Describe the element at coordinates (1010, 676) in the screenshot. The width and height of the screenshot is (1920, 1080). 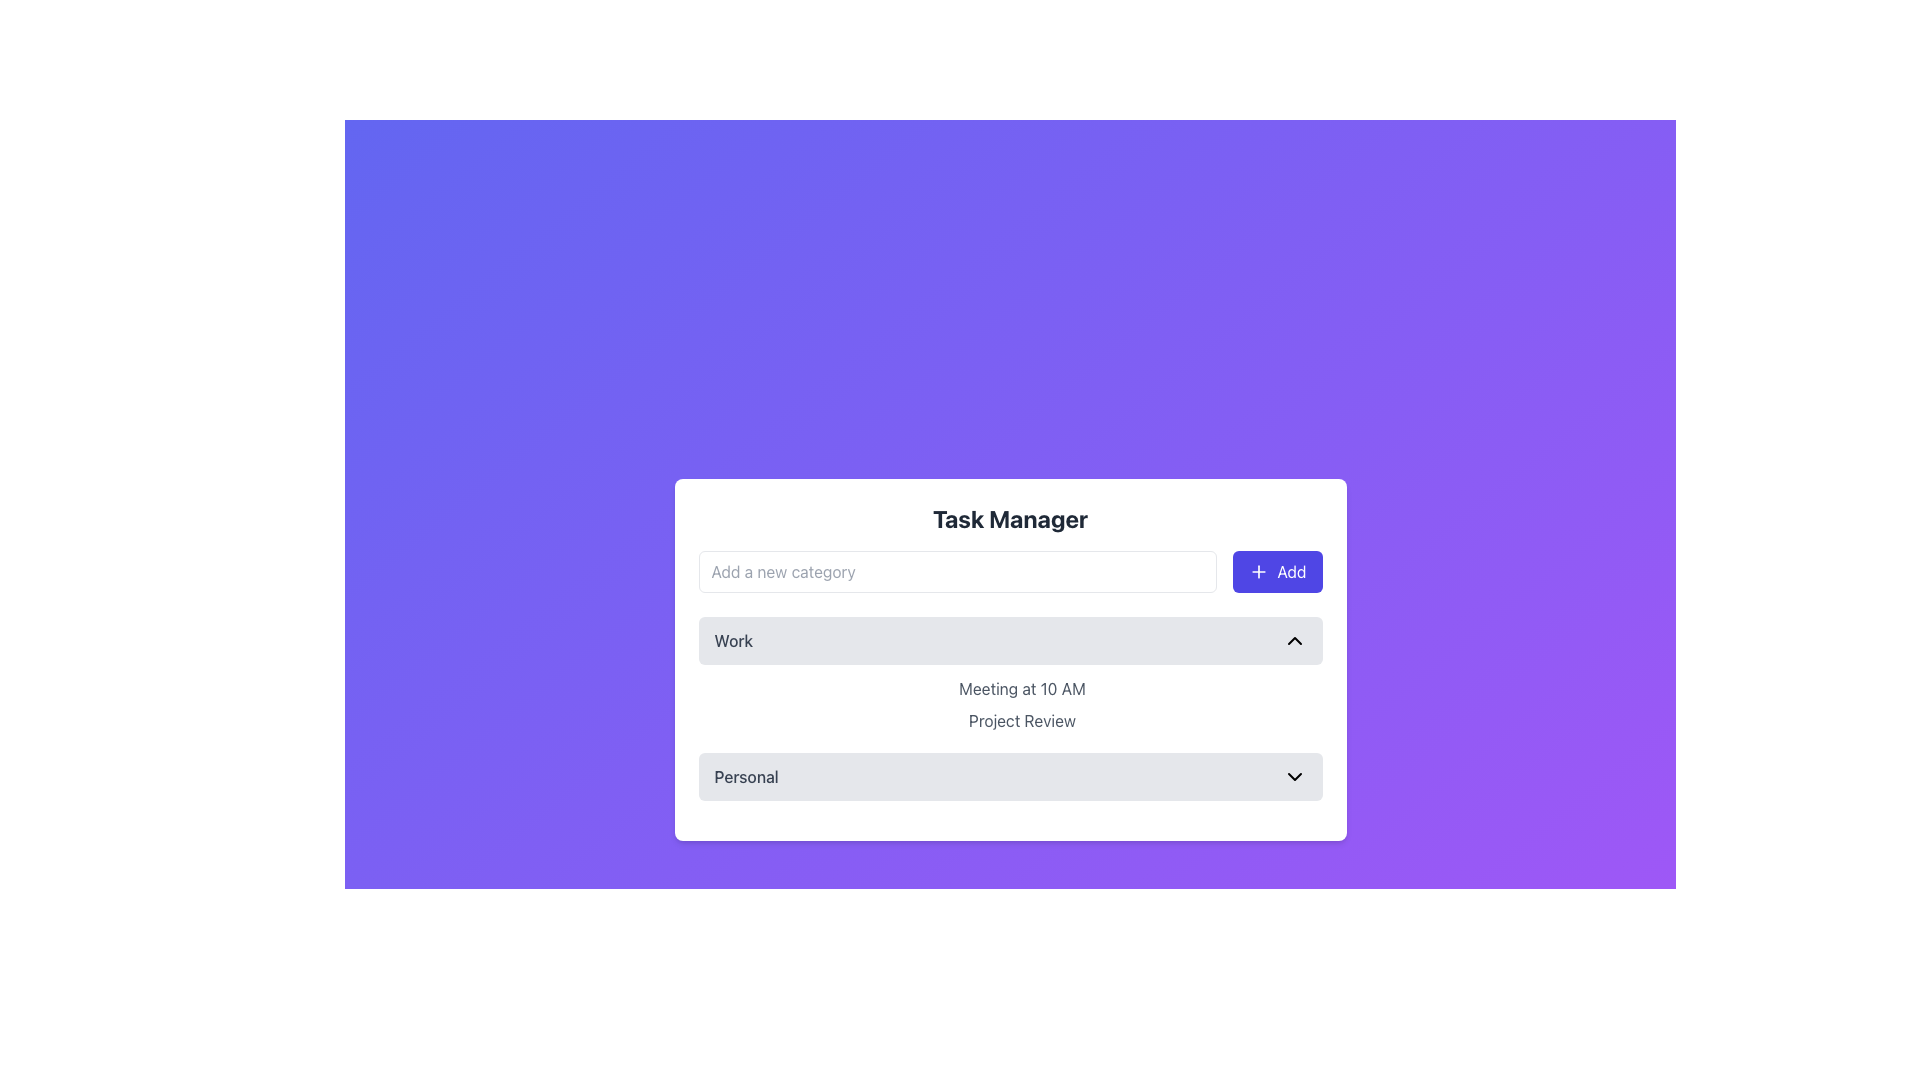
I see `the Text Label providing additional details about a schedule or event, located under the 'Work' section of the 'Task Manager'` at that location.